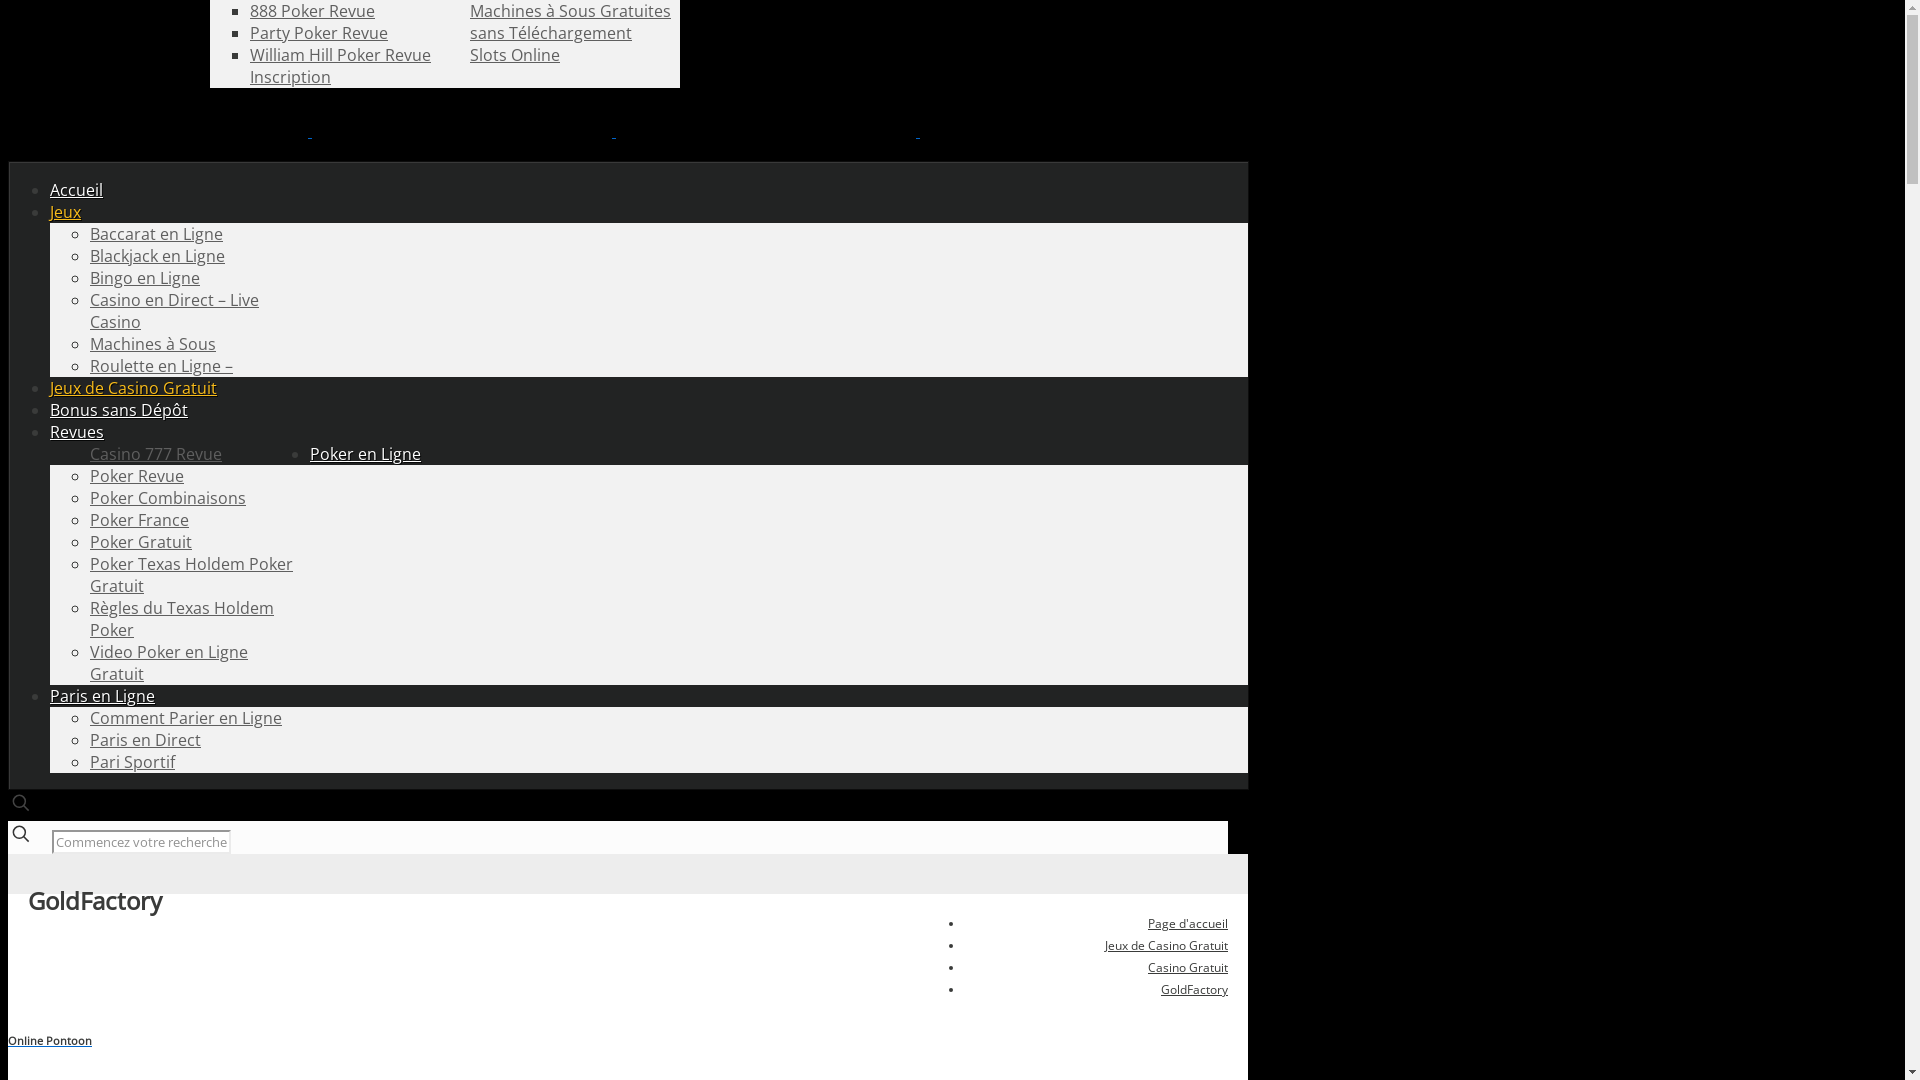 This screenshot has height=1080, width=1920. I want to click on 'Paris en Direct', so click(144, 740).